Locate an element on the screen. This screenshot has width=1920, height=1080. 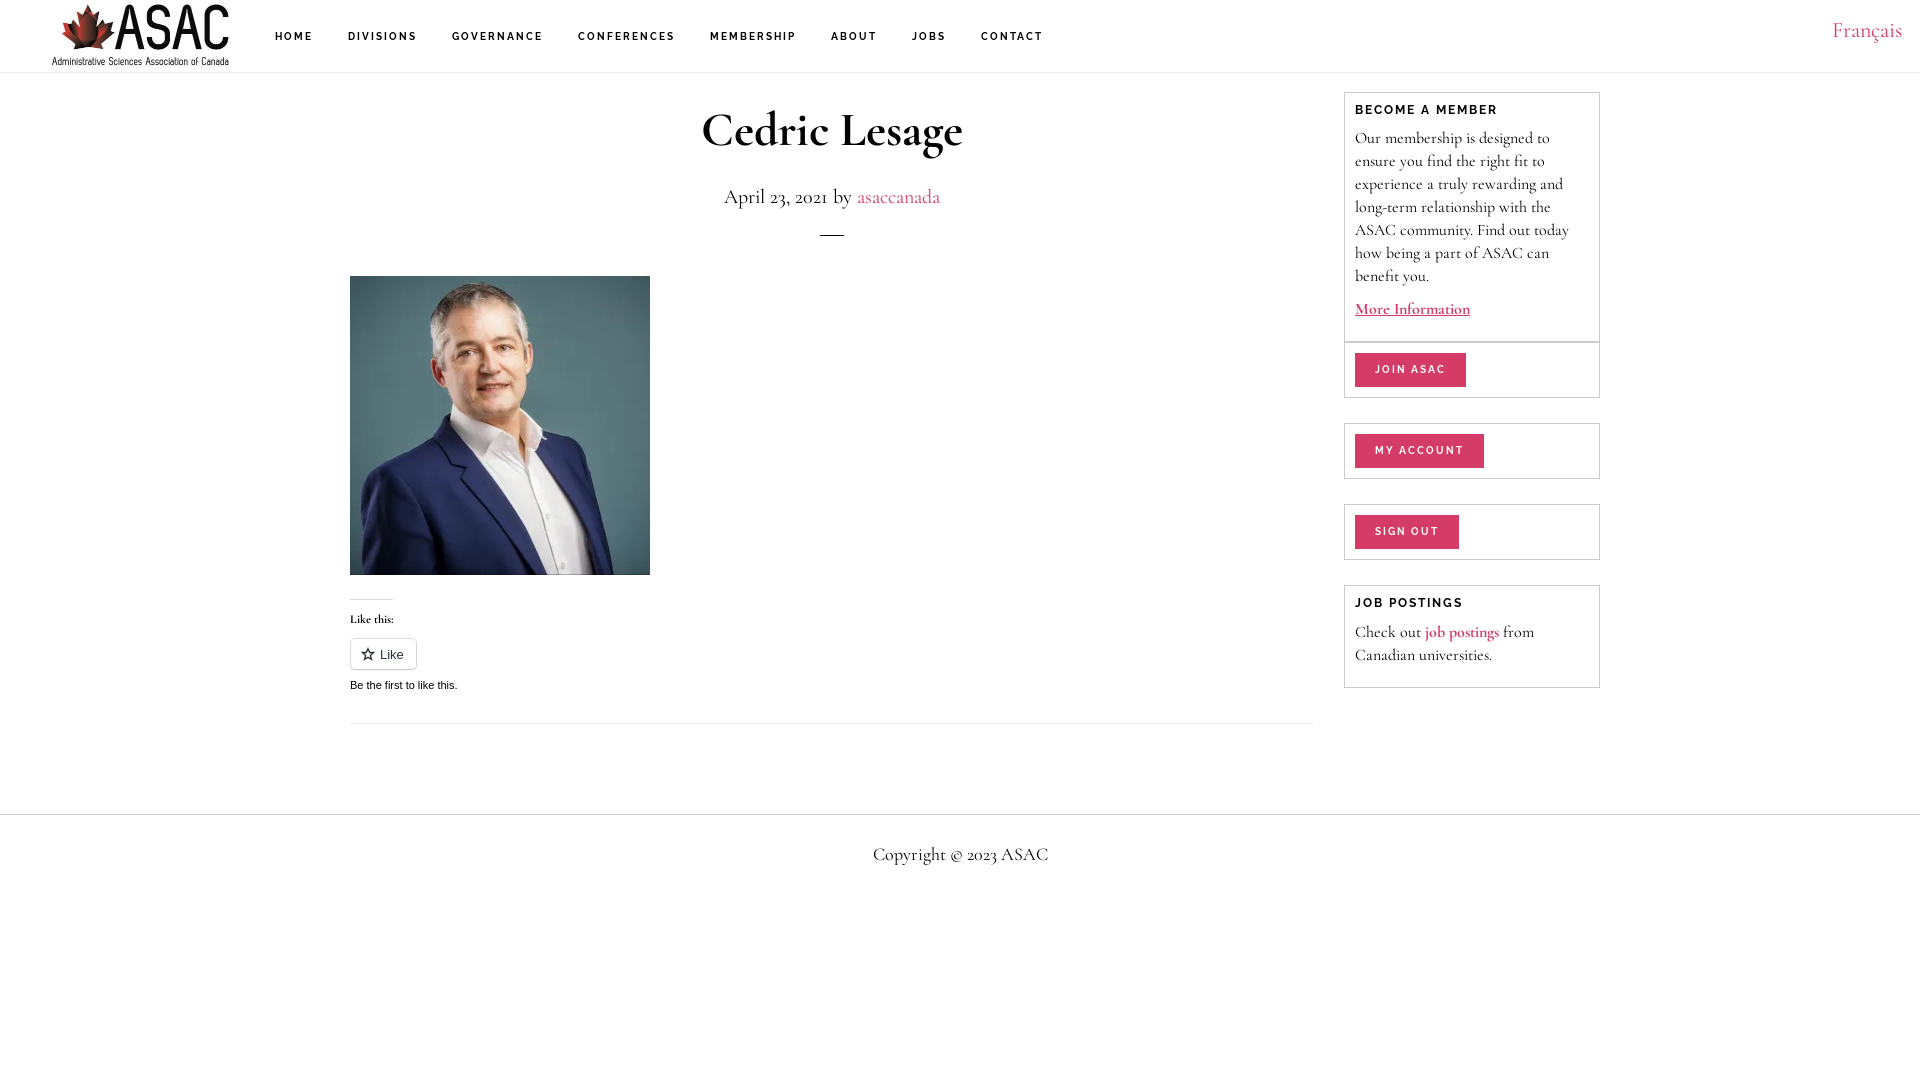
'ASAC' is located at coordinates (128, 35).